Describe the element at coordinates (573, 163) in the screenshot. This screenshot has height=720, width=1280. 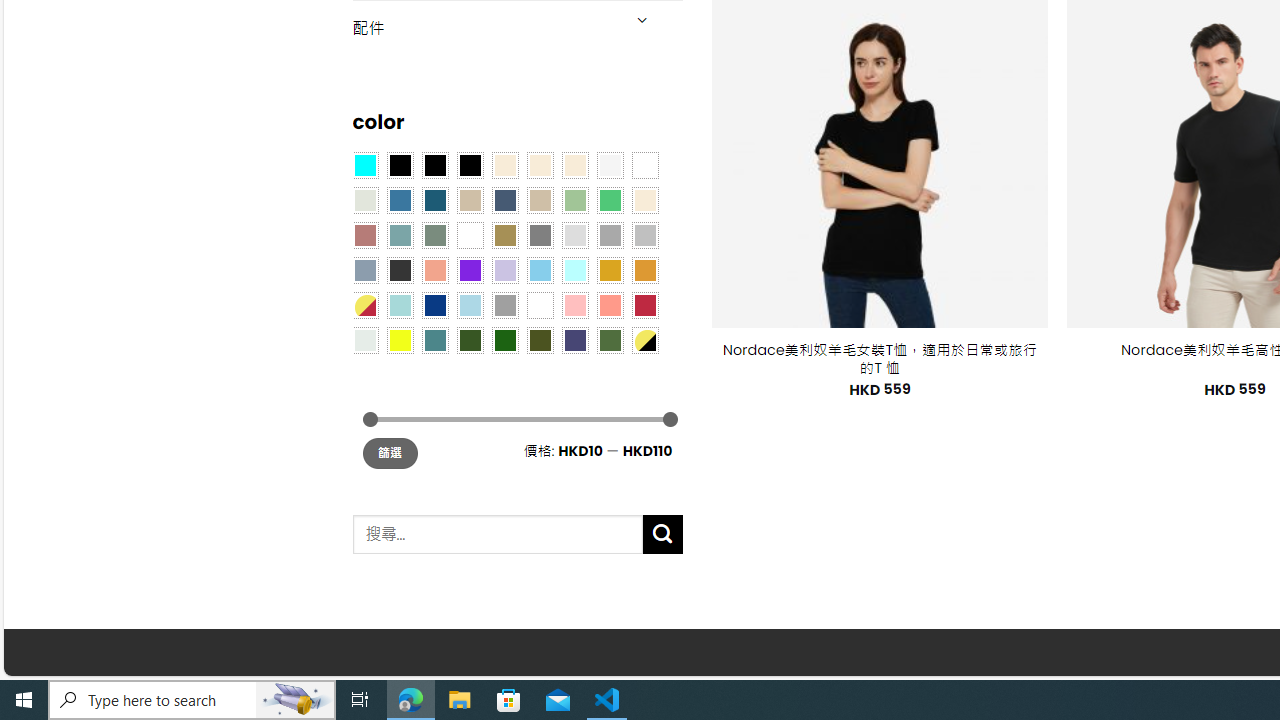
I see `'Cream'` at that location.